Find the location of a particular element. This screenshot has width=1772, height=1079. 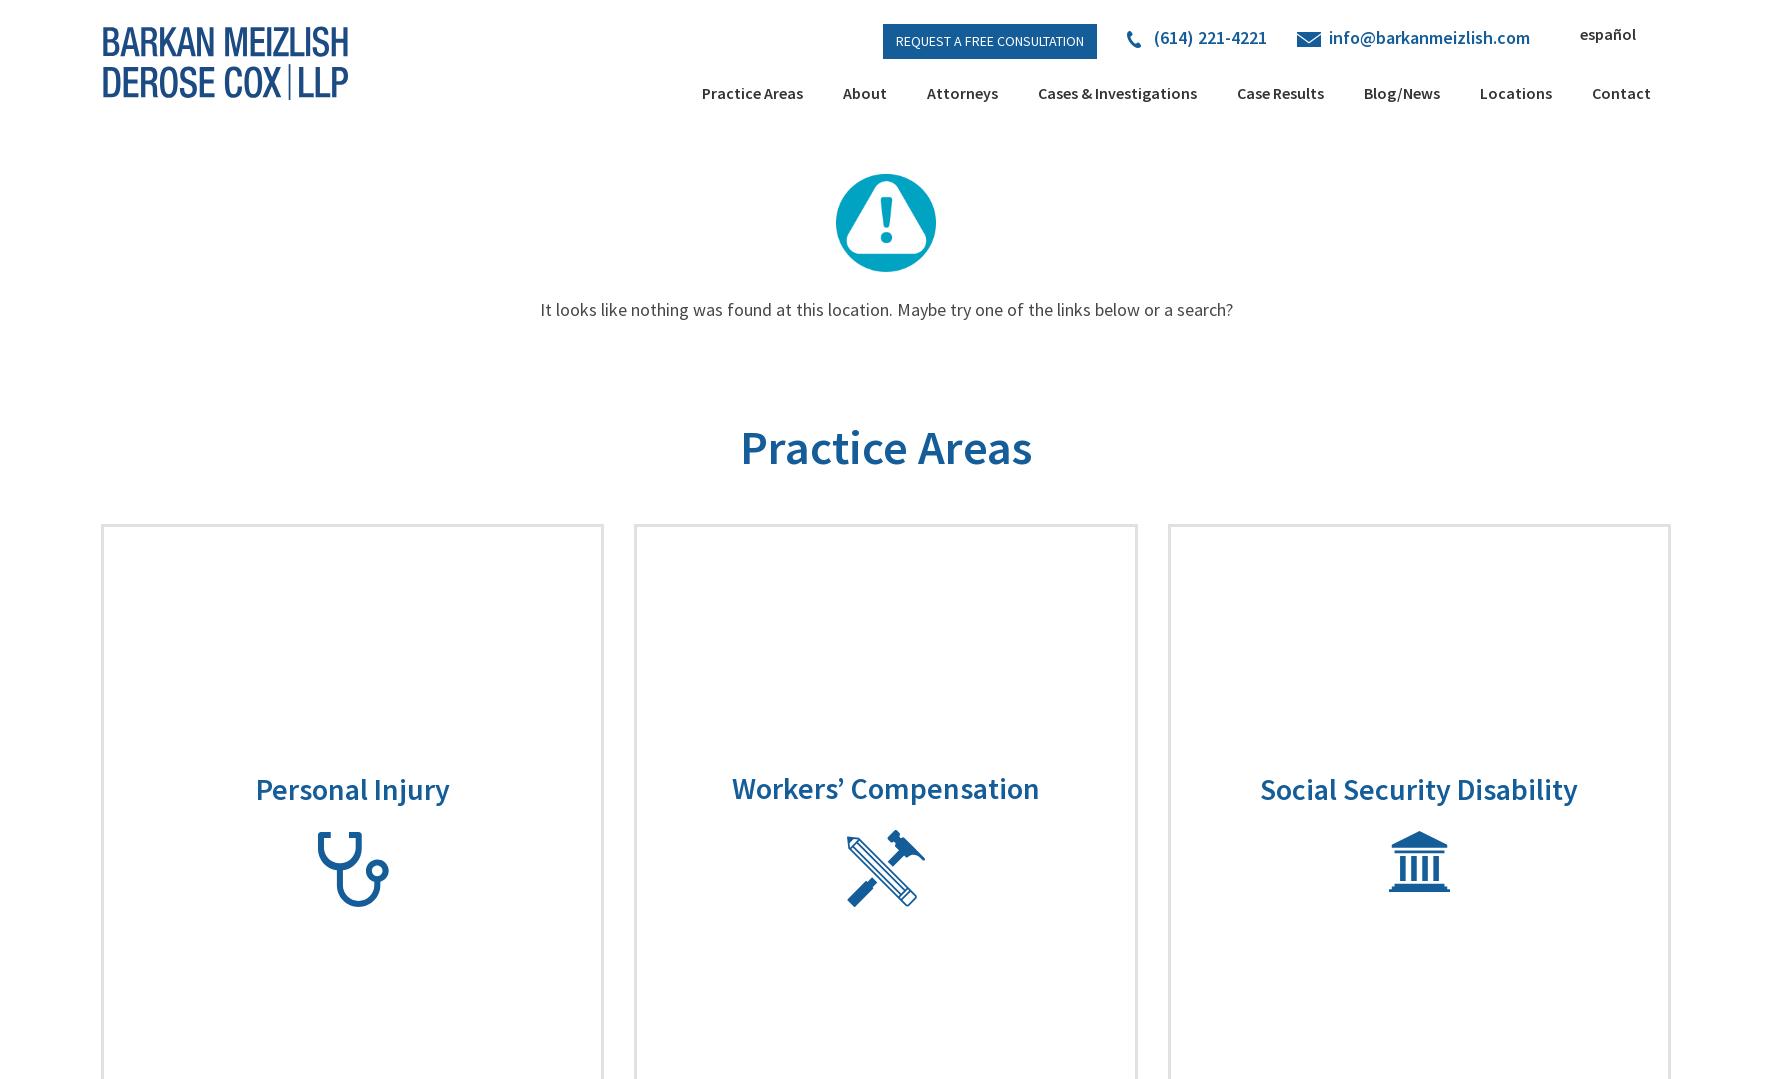

'Workers’ Compensation' is located at coordinates (729, 787).